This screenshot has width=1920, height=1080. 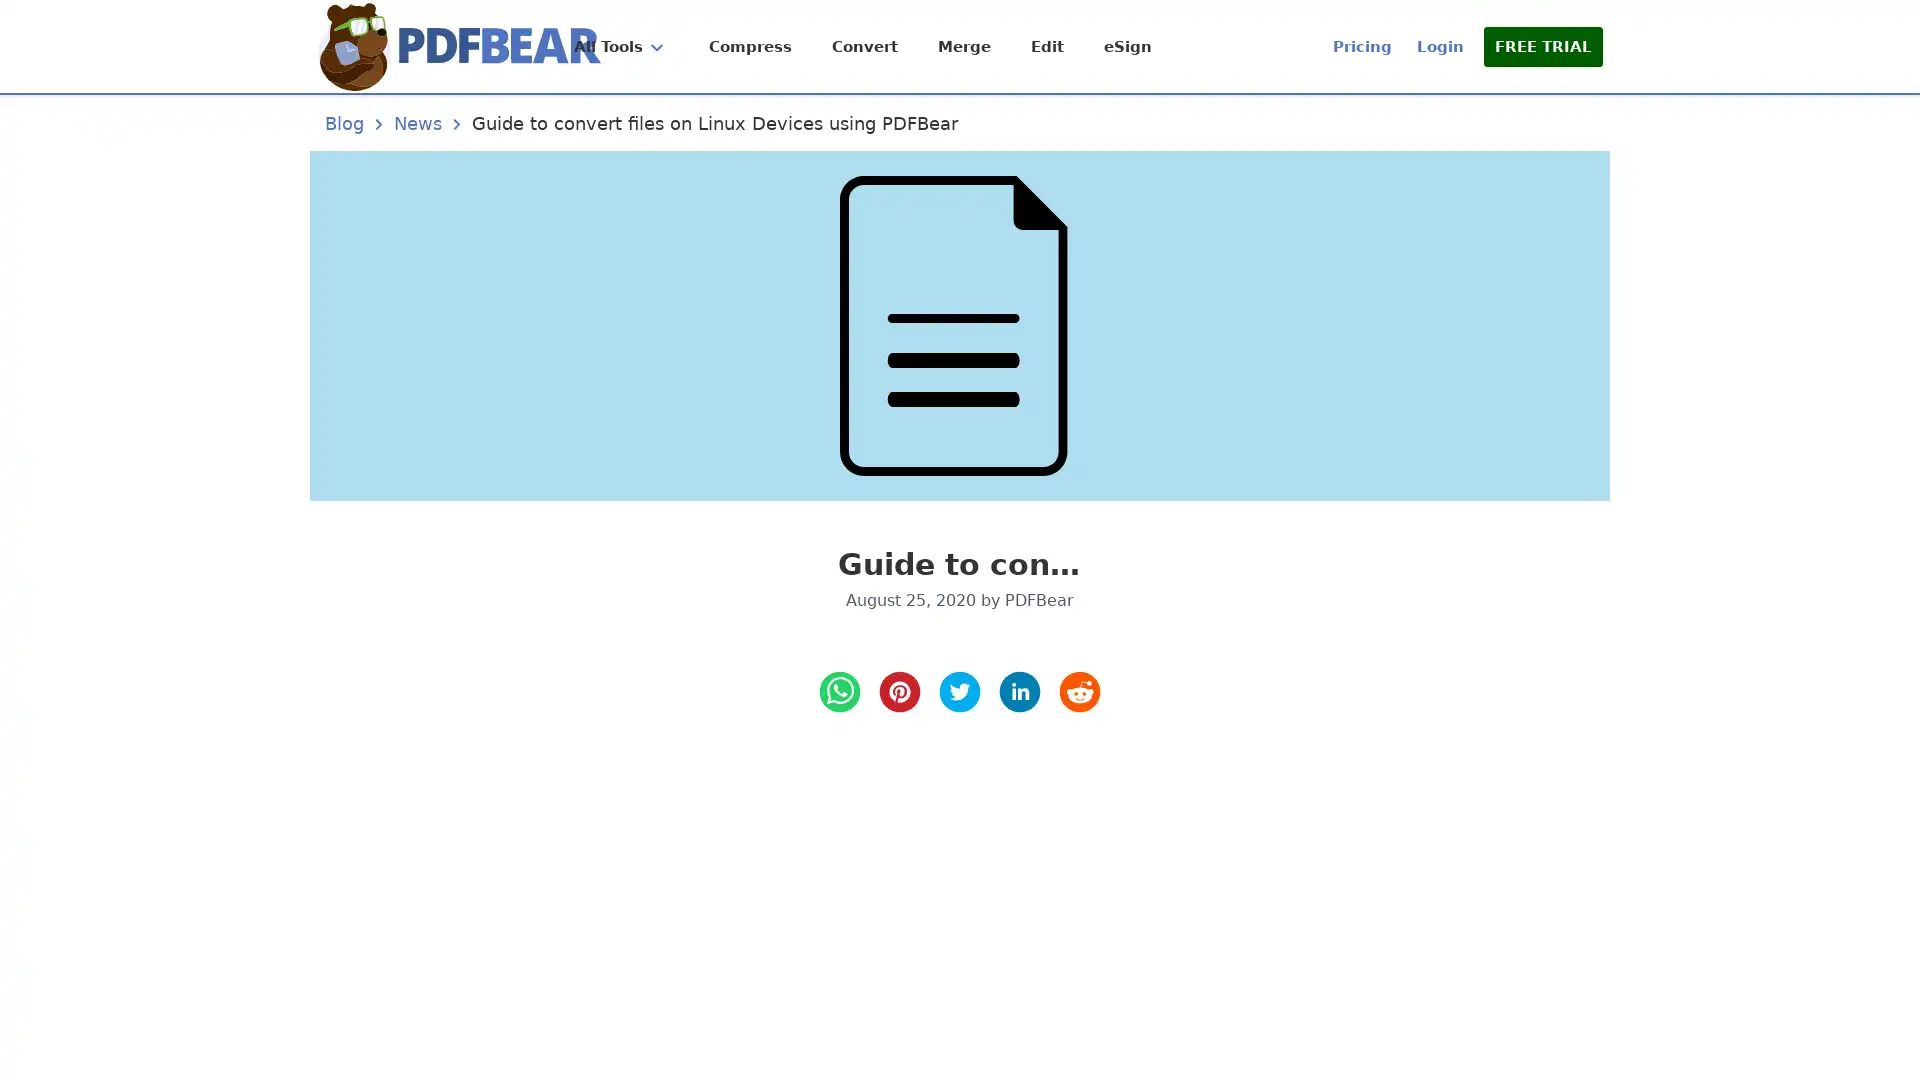 I want to click on eSign, so click(x=1127, y=45).